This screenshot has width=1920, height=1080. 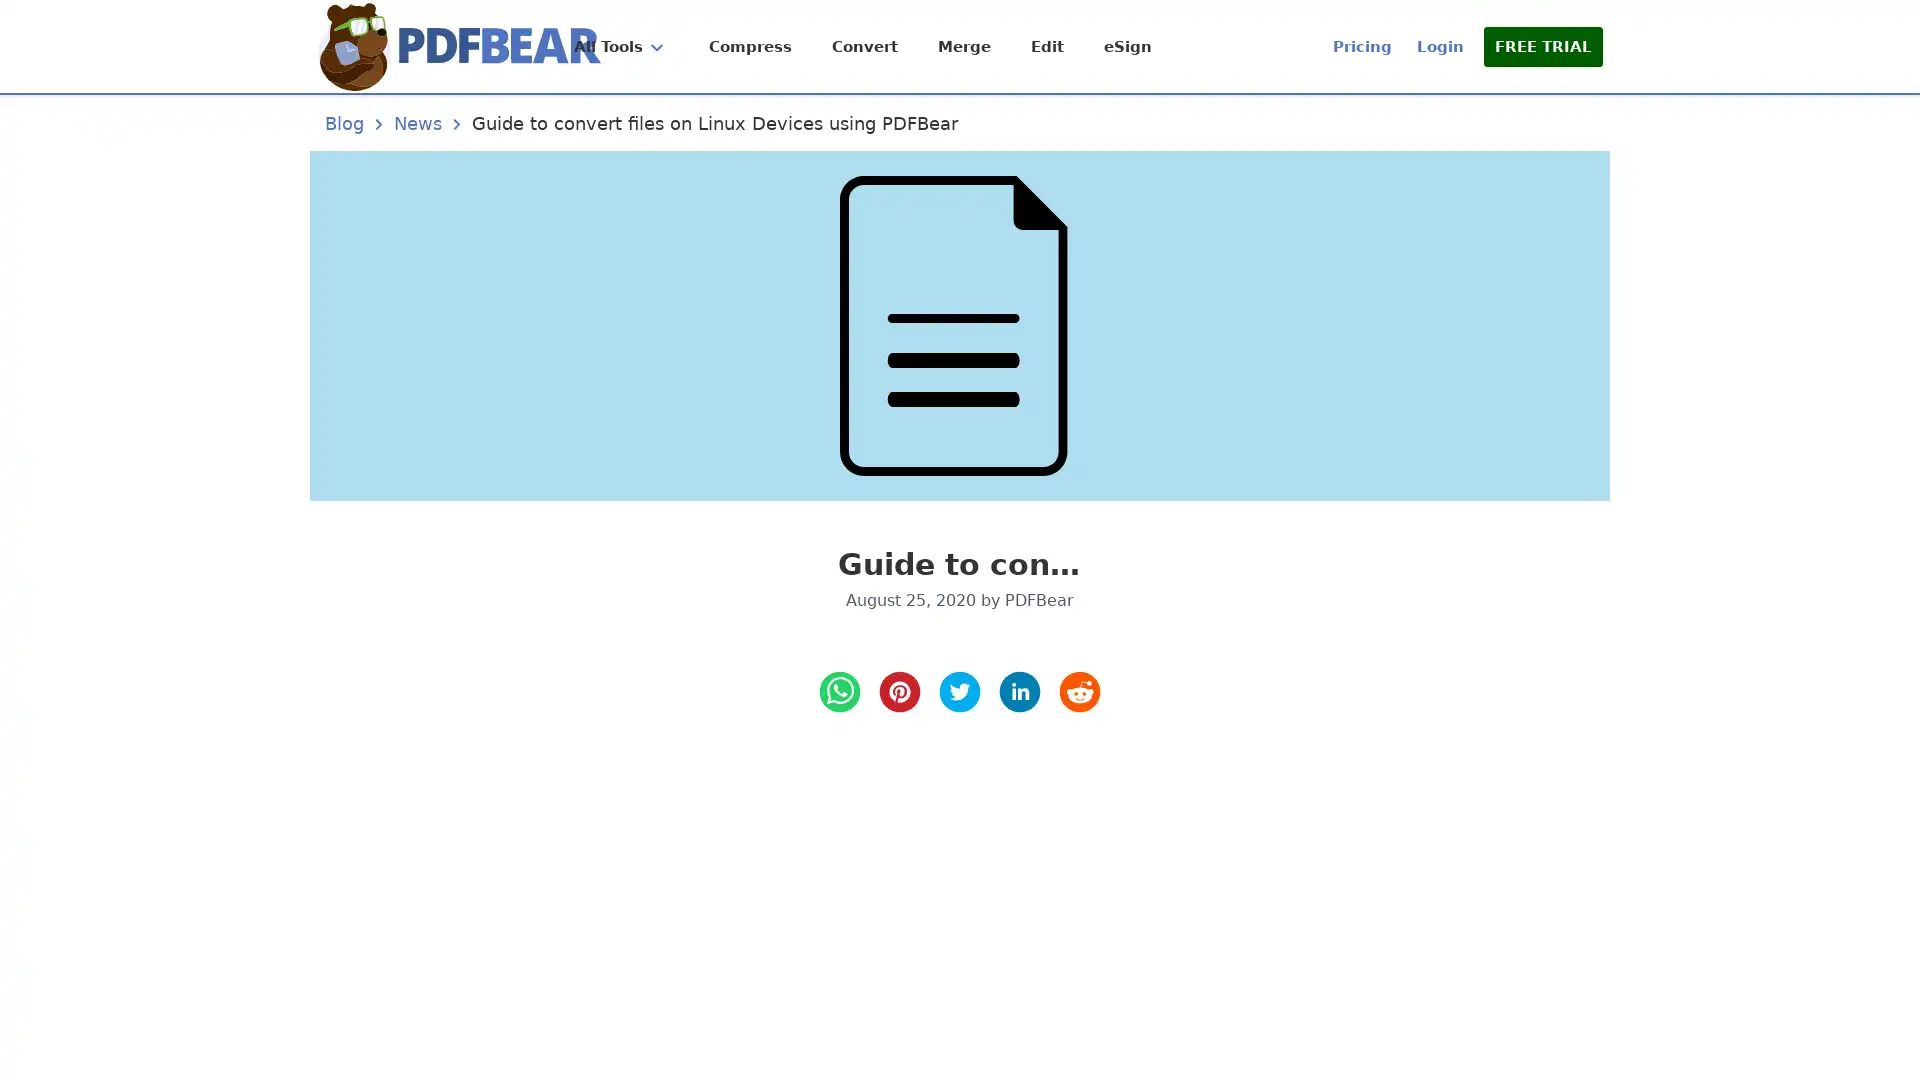 I want to click on eSign, so click(x=1127, y=45).